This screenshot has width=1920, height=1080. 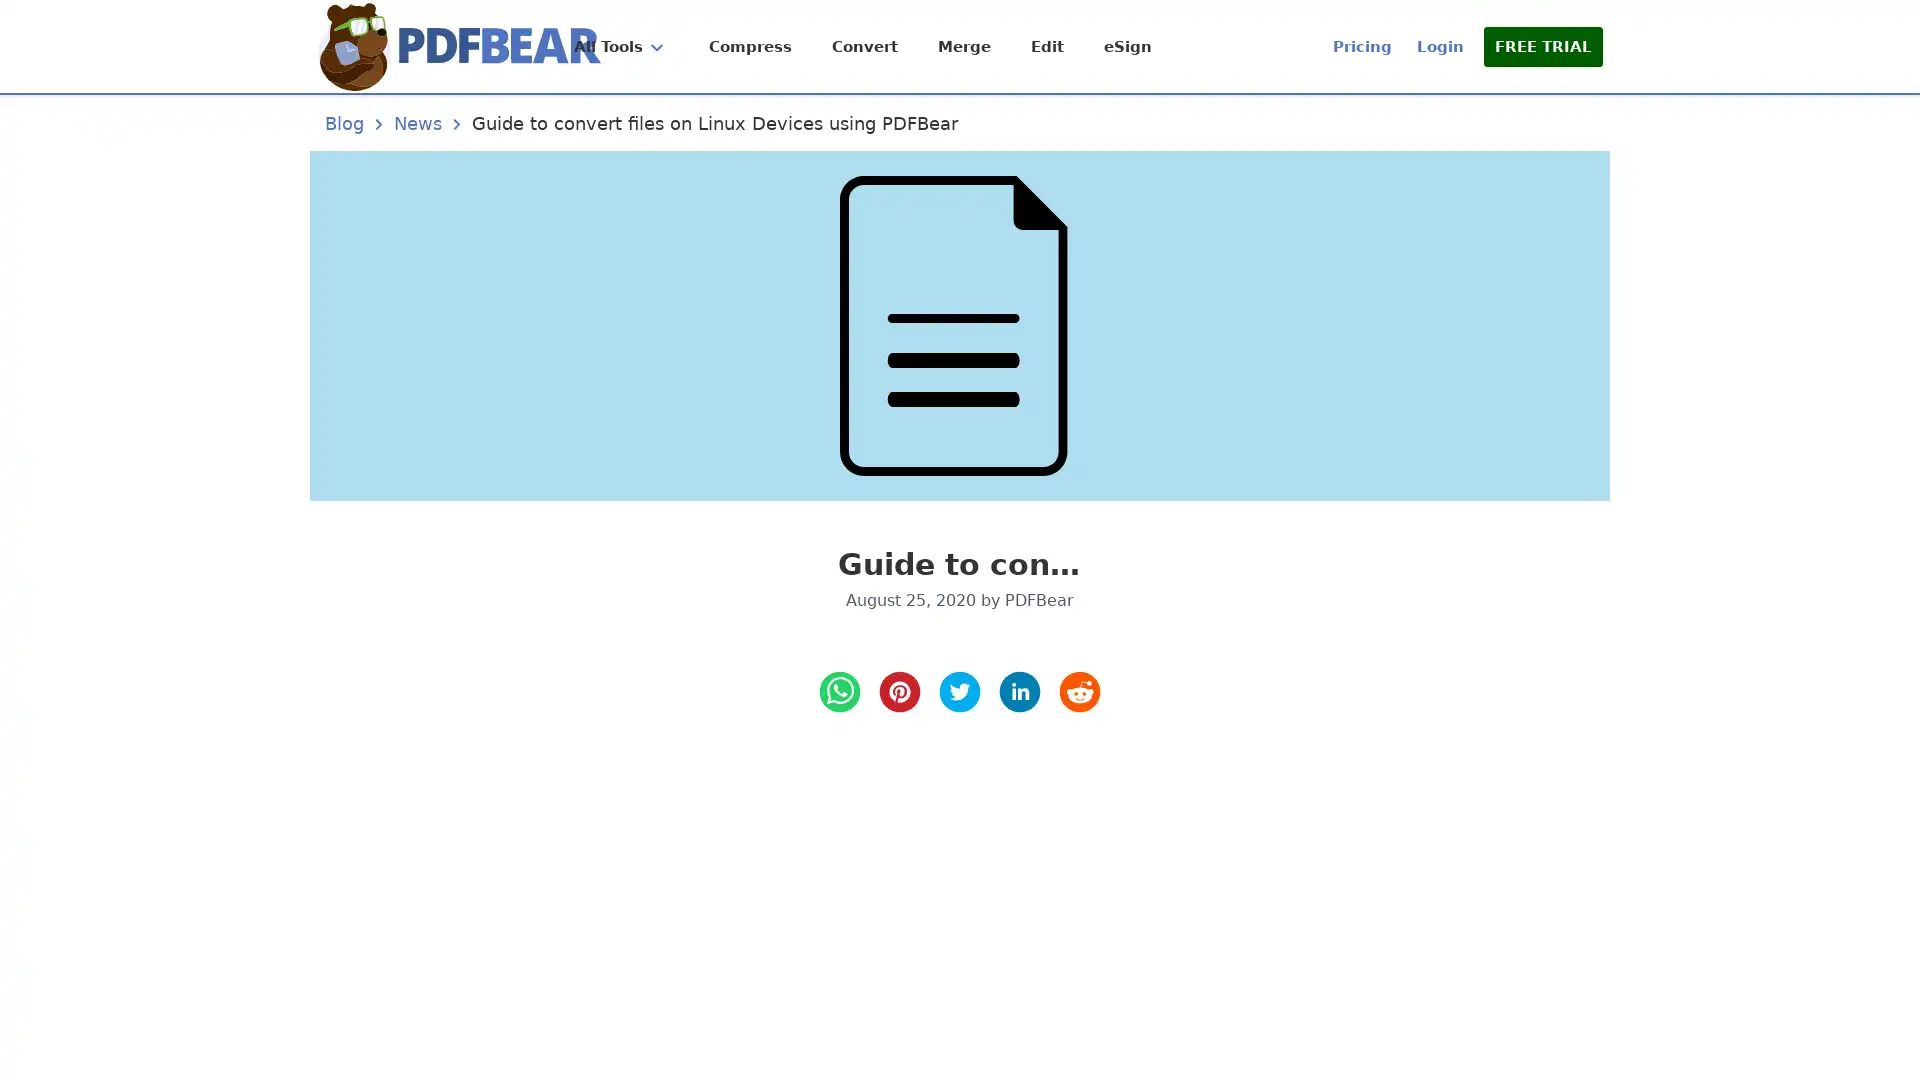 I want to click on eSign, so click(x=1127, y=45).